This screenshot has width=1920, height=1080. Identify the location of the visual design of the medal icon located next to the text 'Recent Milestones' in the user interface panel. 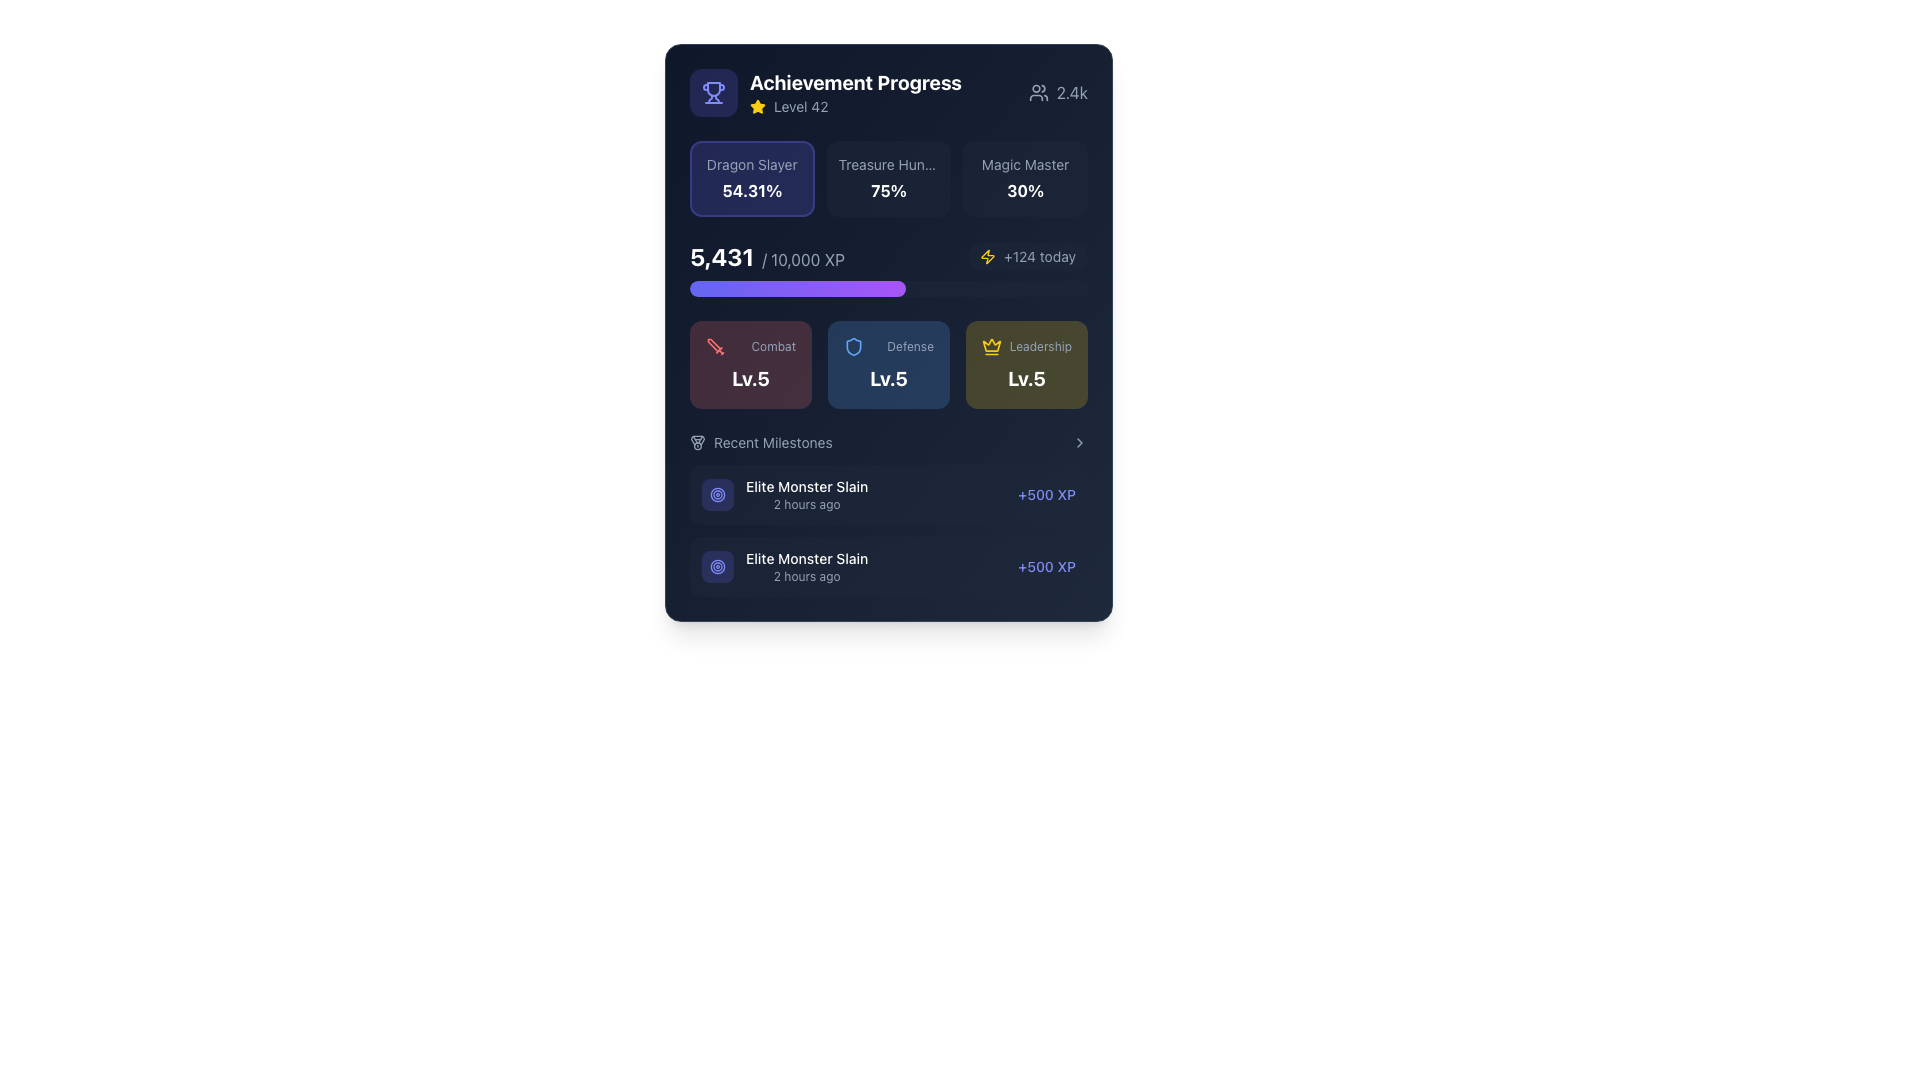
(697, 442).